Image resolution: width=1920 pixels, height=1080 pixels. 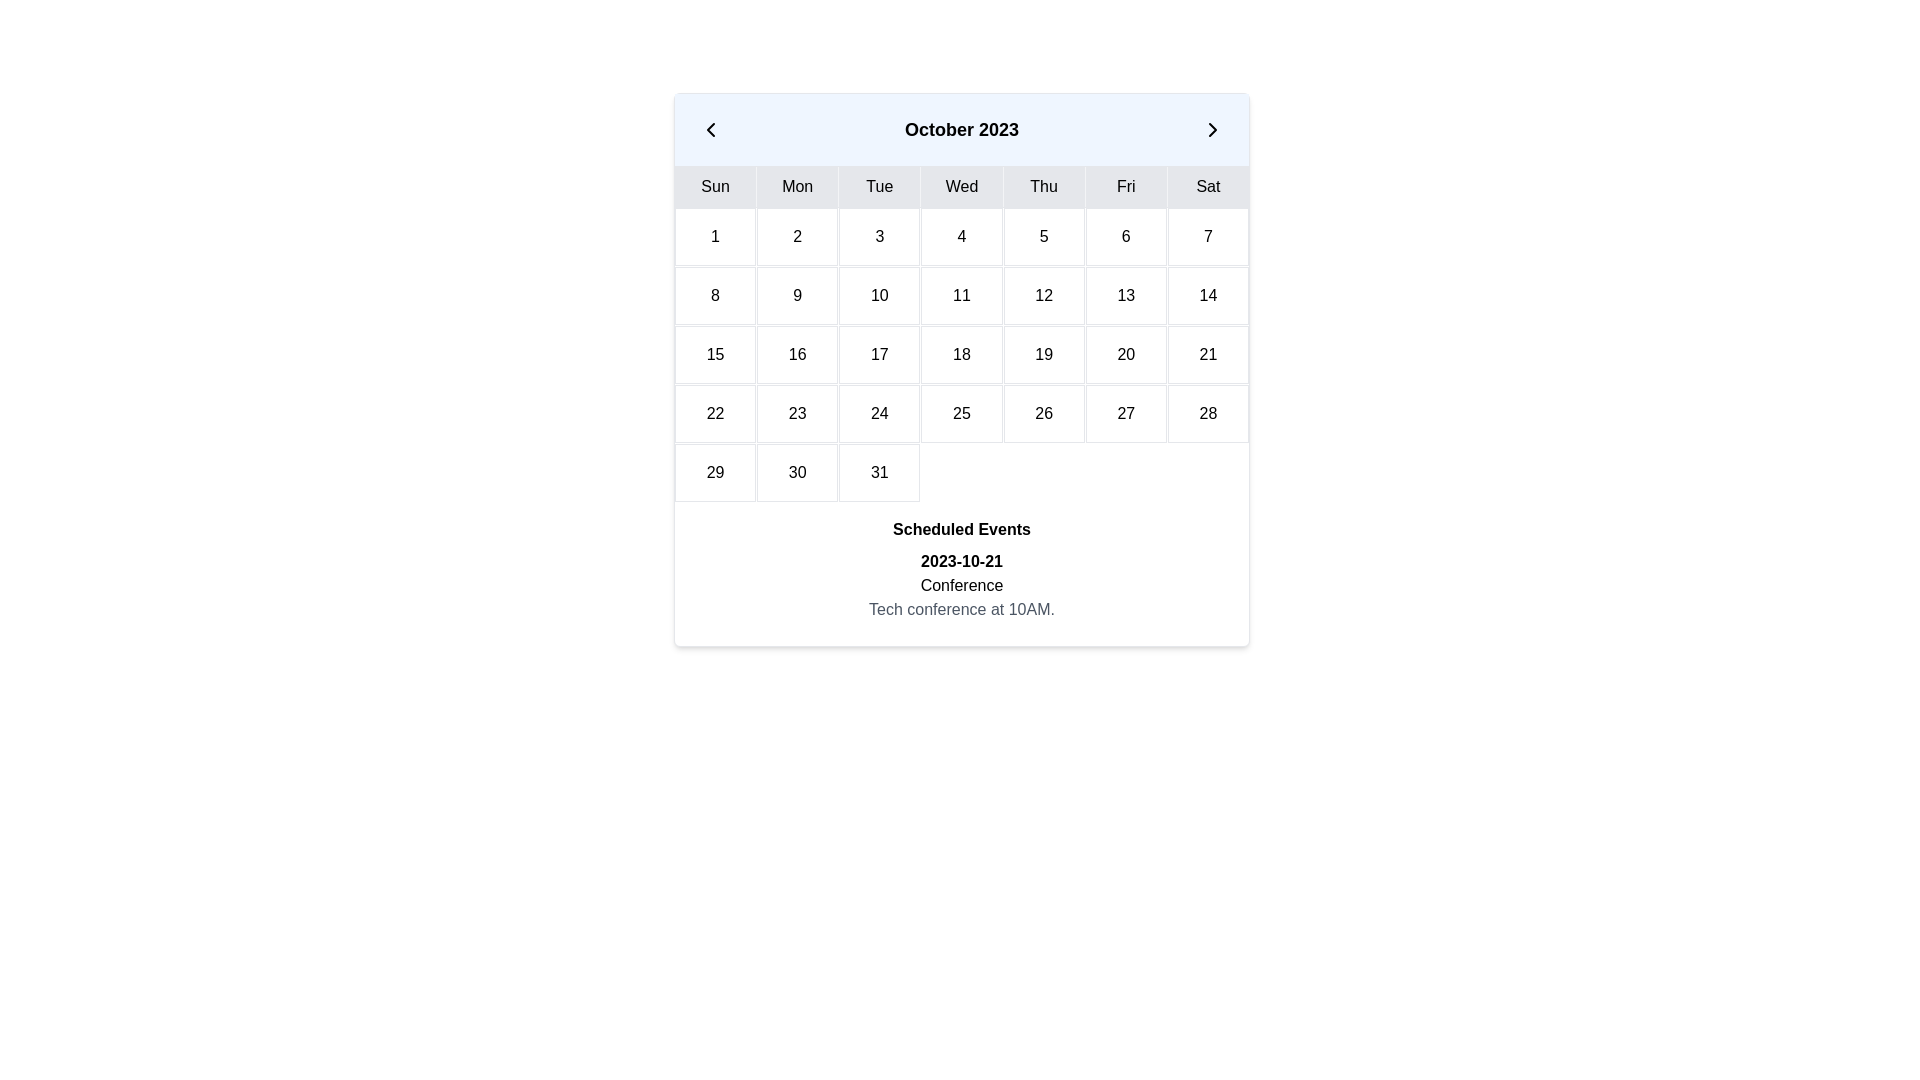 I want to click on the calendar cell displaying the number '11' in the October 2023 calendar, so click(x=961, y=296).